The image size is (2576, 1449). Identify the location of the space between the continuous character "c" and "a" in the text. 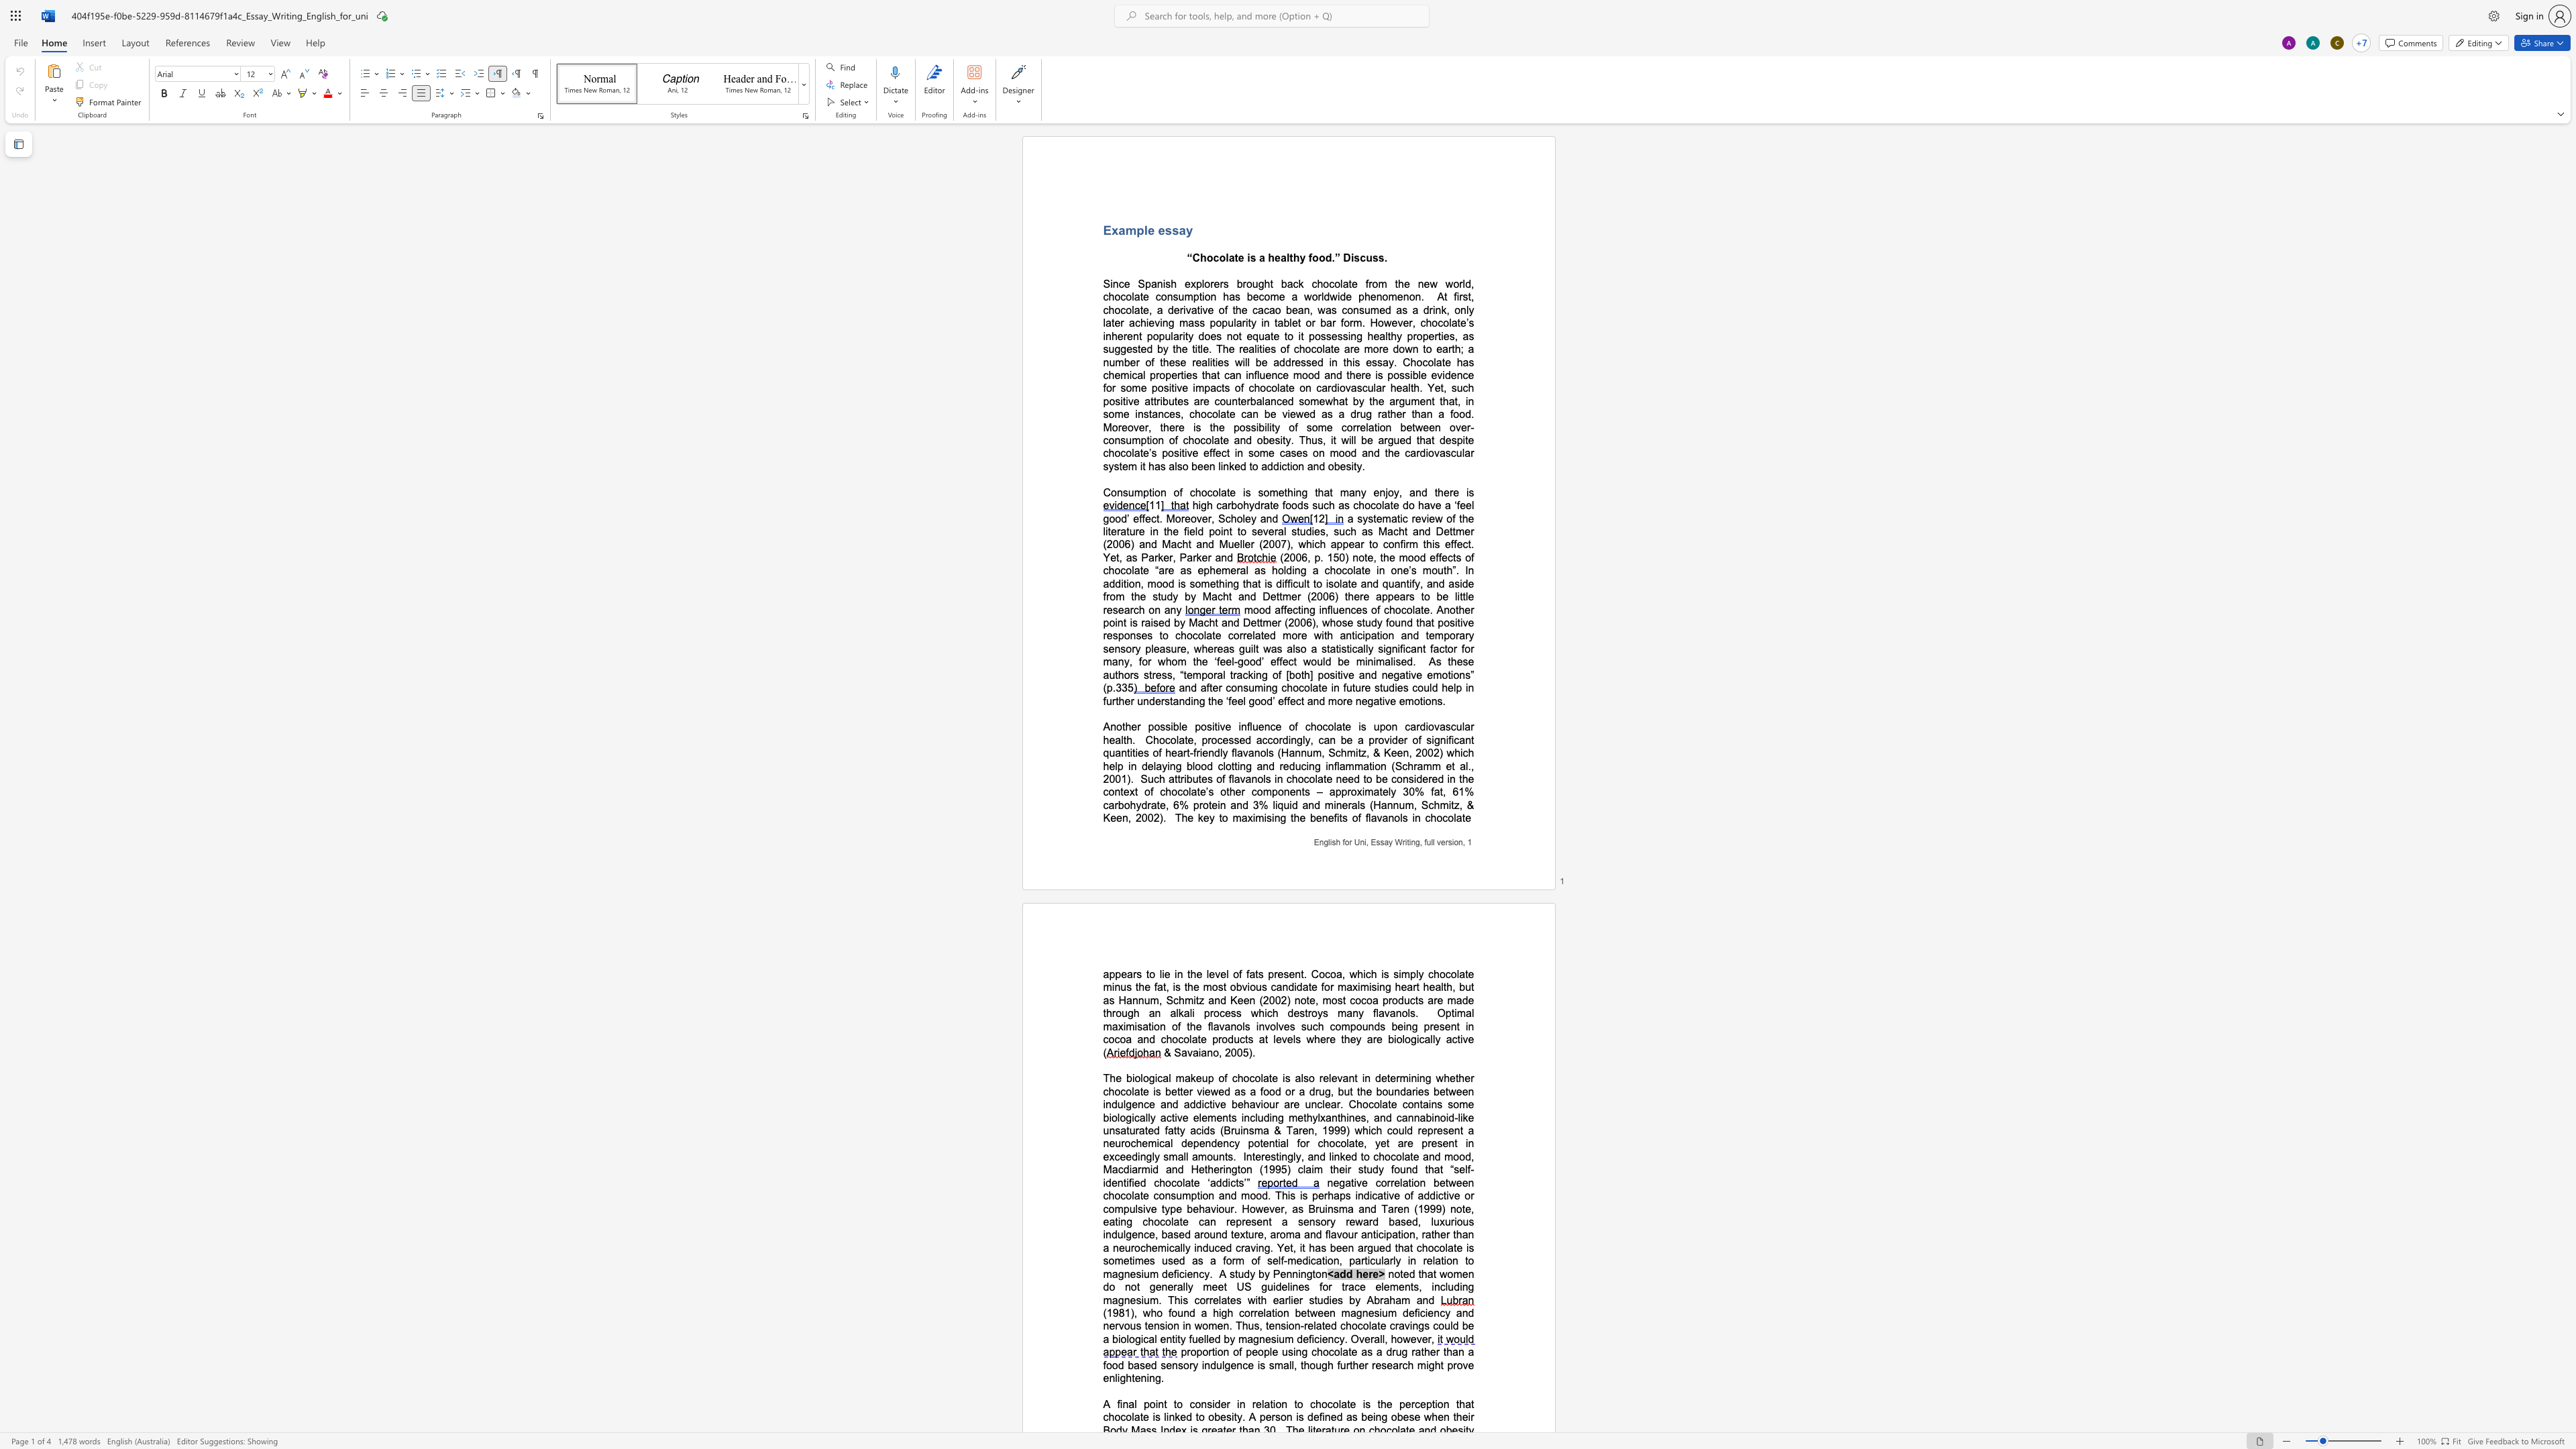
(1222, 504).